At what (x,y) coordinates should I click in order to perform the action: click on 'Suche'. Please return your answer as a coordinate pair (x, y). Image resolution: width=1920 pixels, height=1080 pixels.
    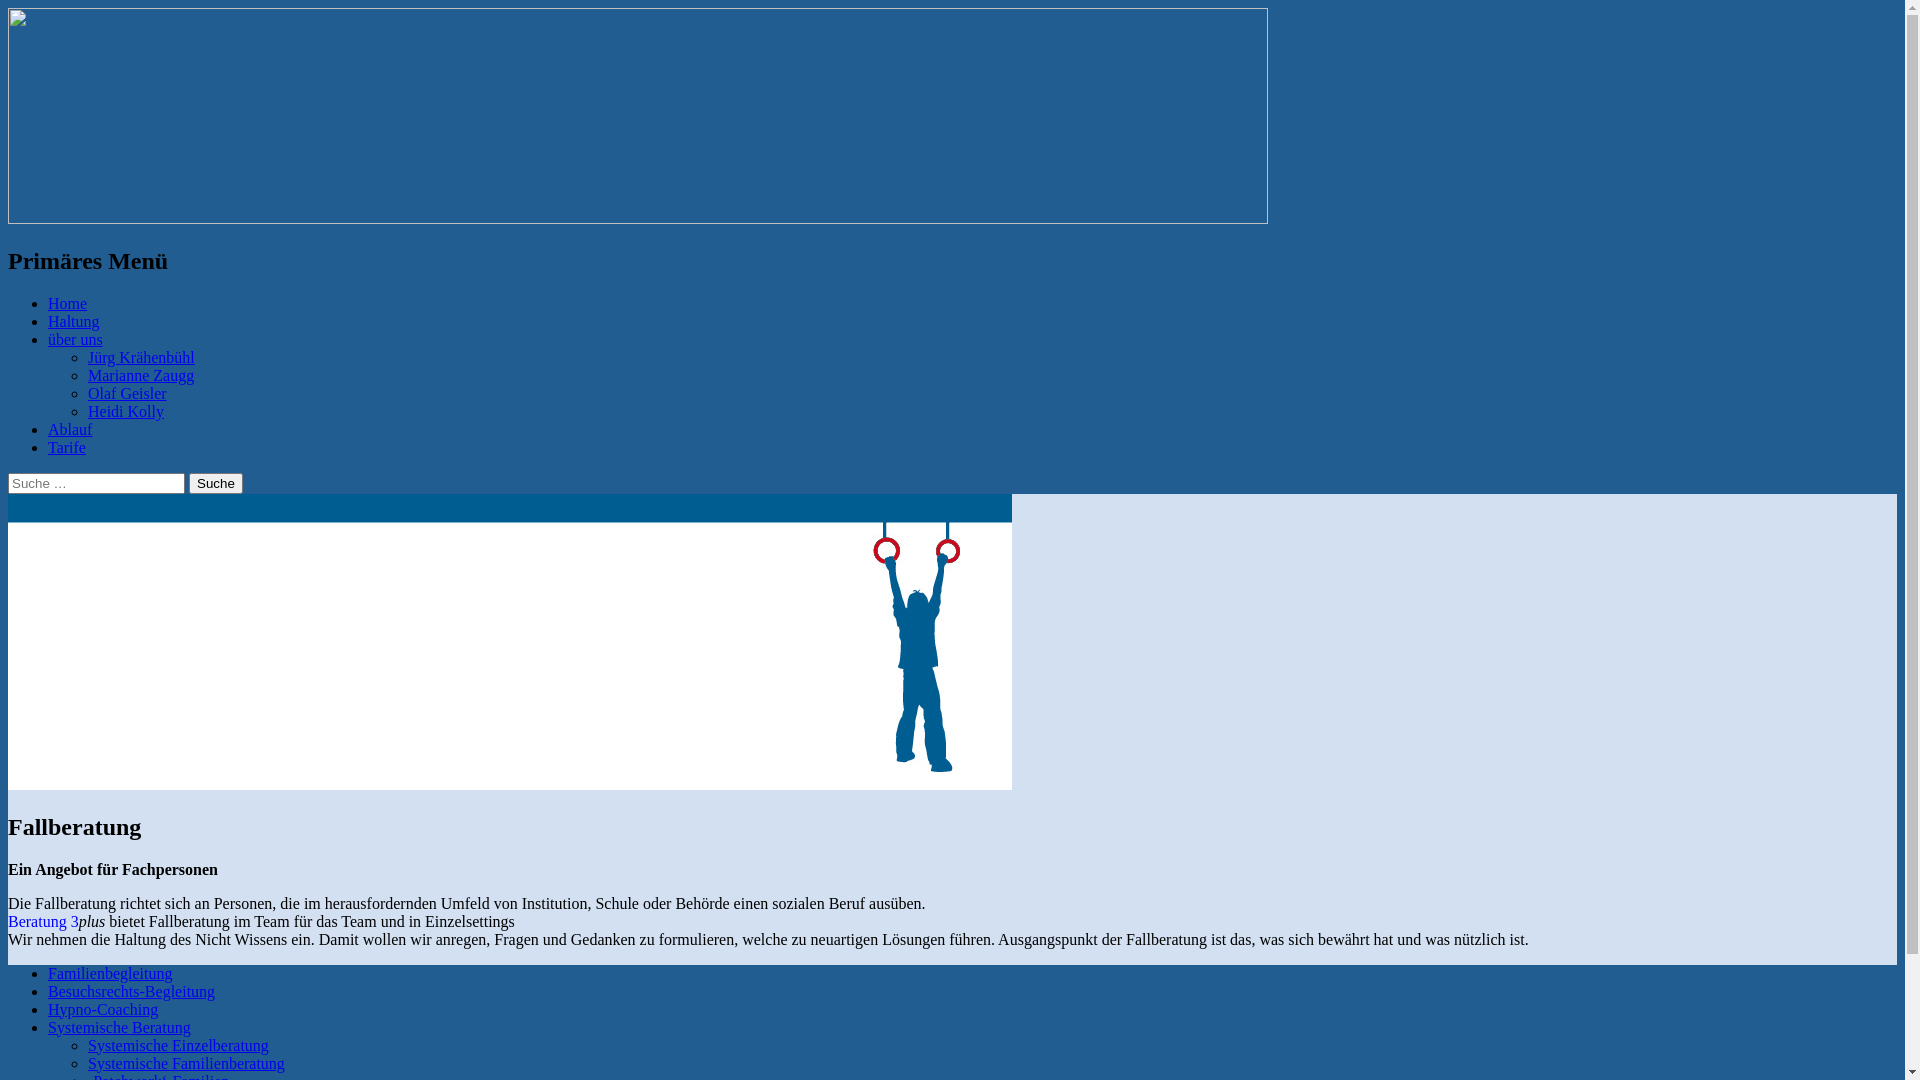
    Looking at the image, I should click on (216, 483).